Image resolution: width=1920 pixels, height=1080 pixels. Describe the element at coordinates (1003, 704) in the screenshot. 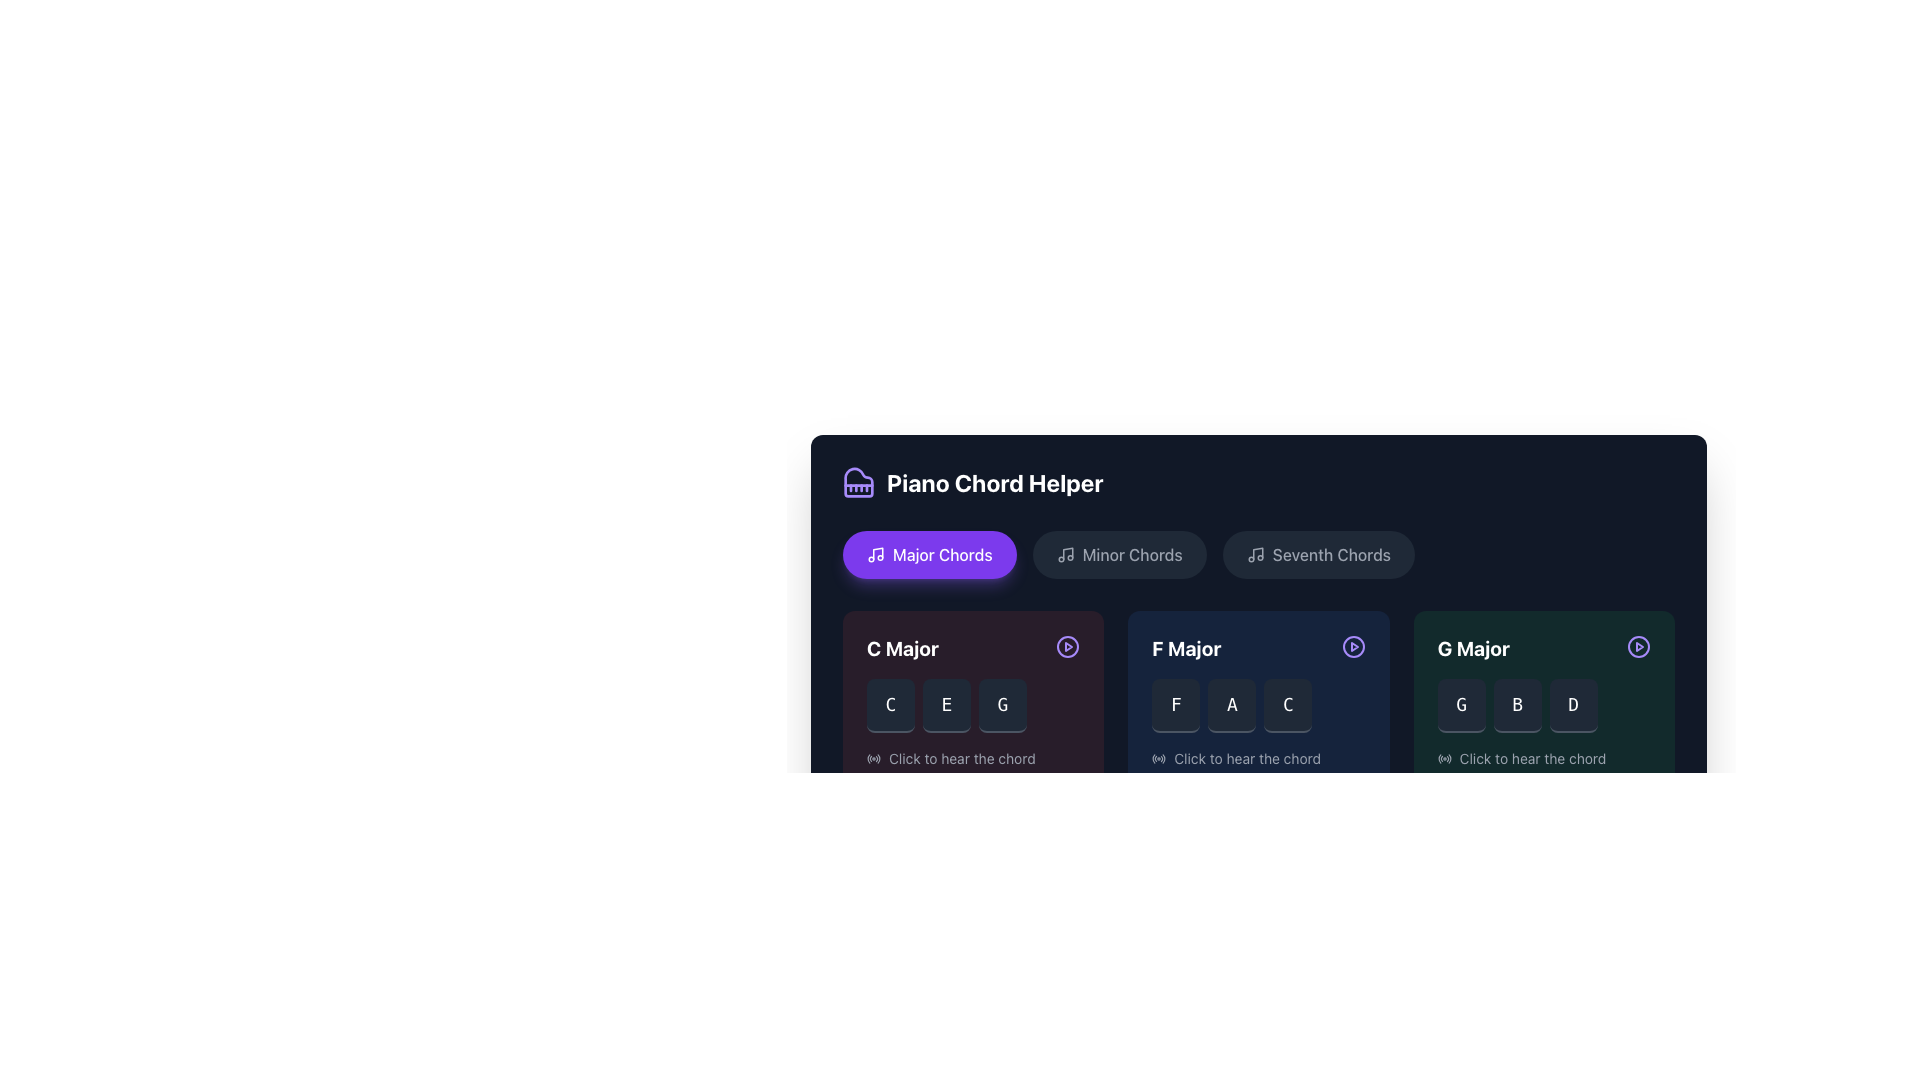

I see `the non-interactive button displaying the letter 'G' in the C Major panel, which is the third button in a horizontal group of three buttons` at that location.